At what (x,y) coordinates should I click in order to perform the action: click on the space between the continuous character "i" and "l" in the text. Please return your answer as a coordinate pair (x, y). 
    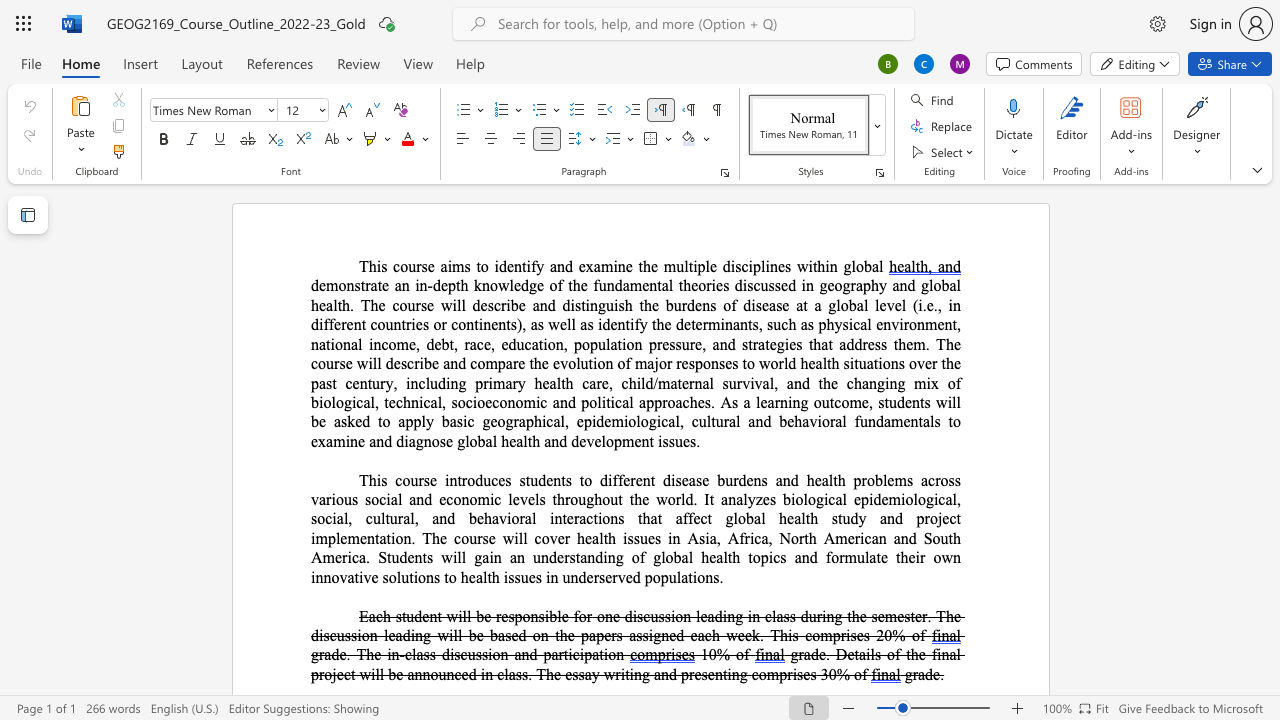
    Looking at the image, I should click on (951, 402).